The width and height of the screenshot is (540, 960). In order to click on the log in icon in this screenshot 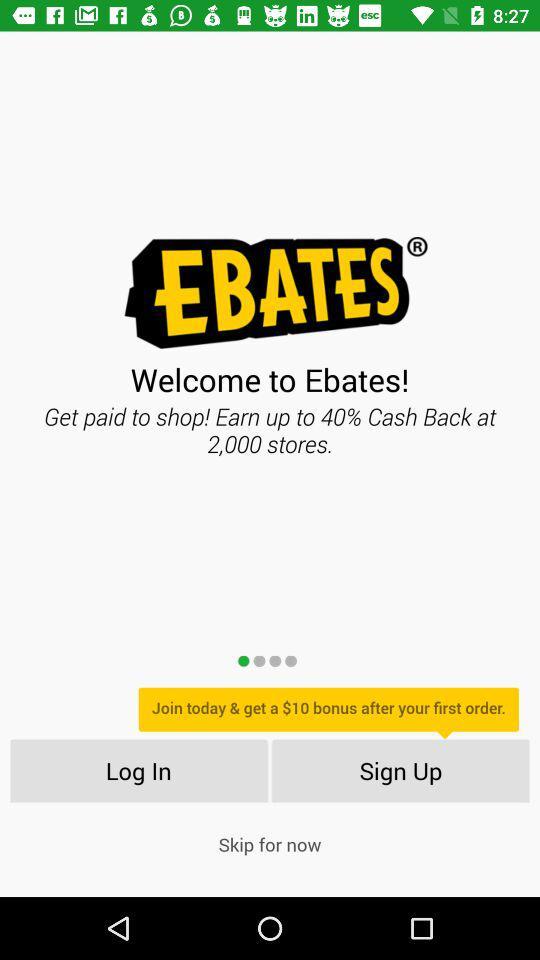, I will do `click(137, 769)`.